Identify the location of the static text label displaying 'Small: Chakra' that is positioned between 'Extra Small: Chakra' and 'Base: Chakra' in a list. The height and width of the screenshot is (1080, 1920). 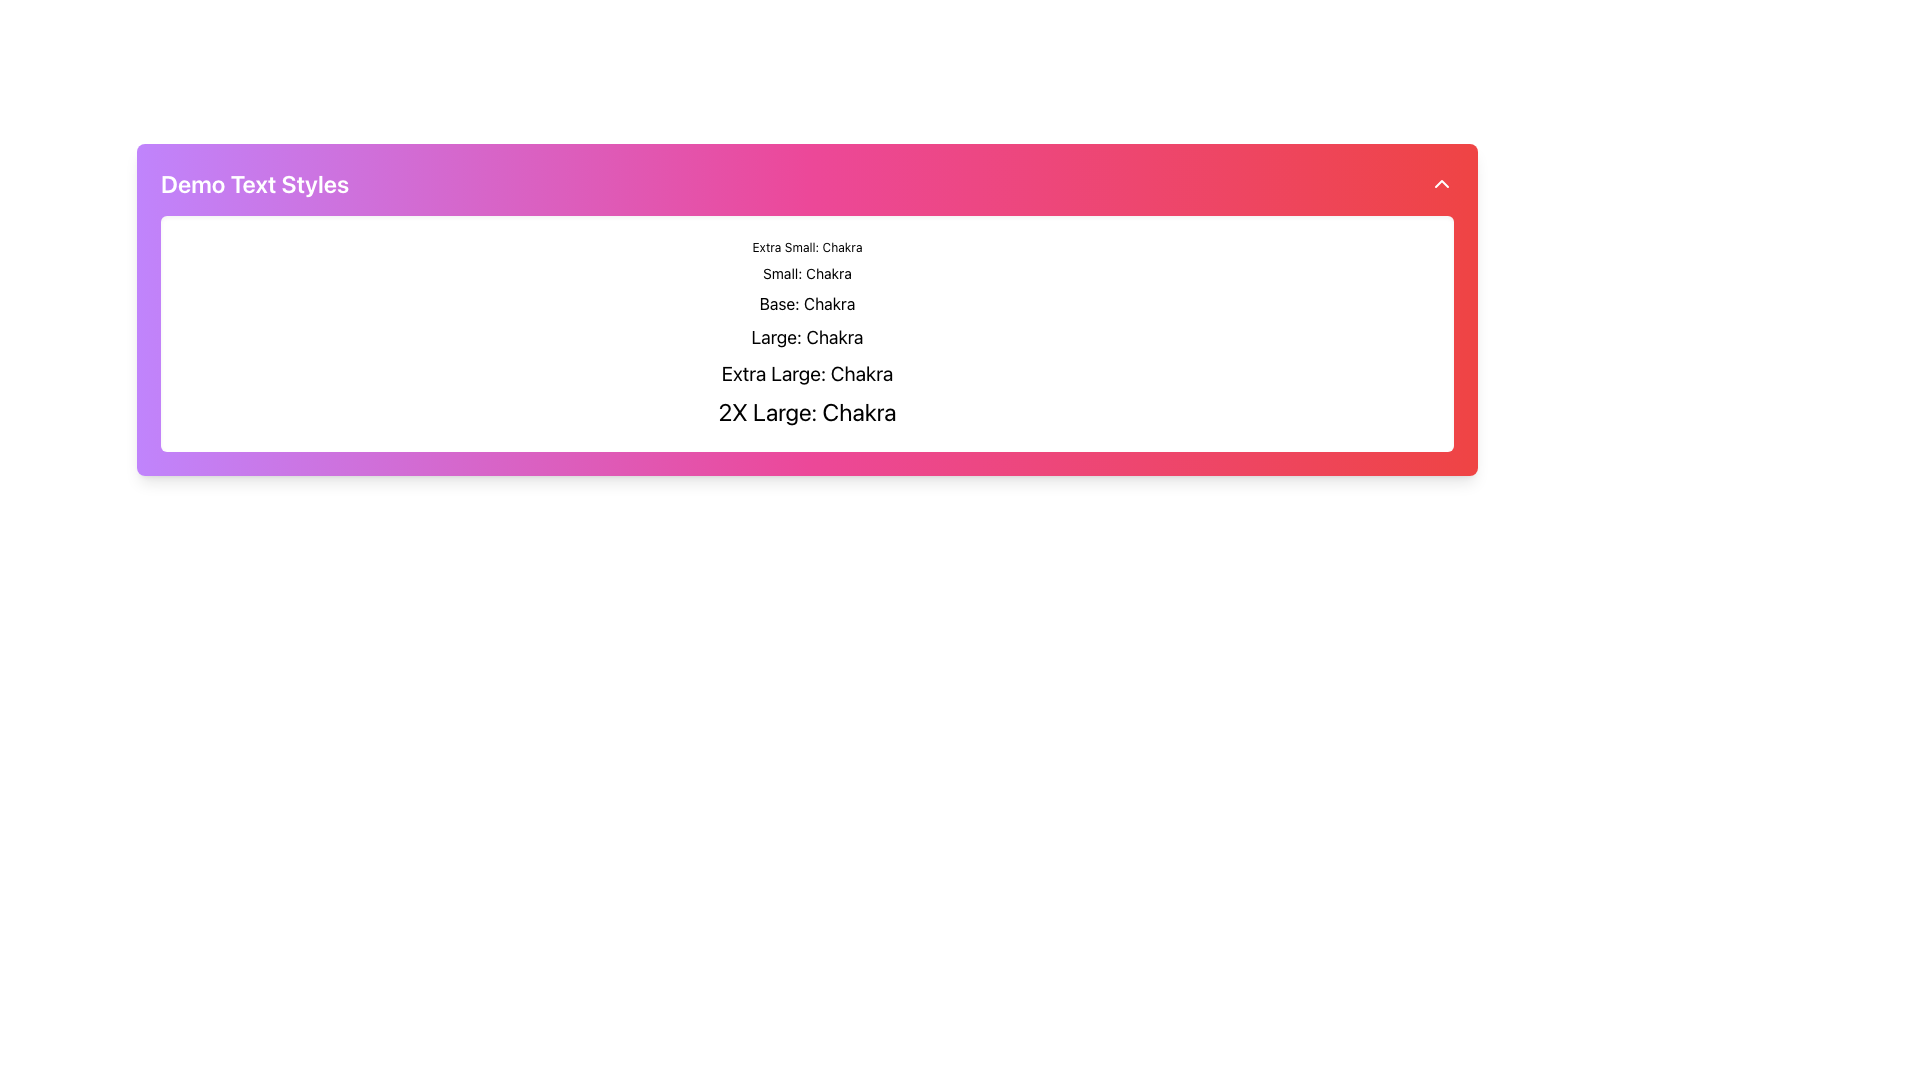
(807, 273).